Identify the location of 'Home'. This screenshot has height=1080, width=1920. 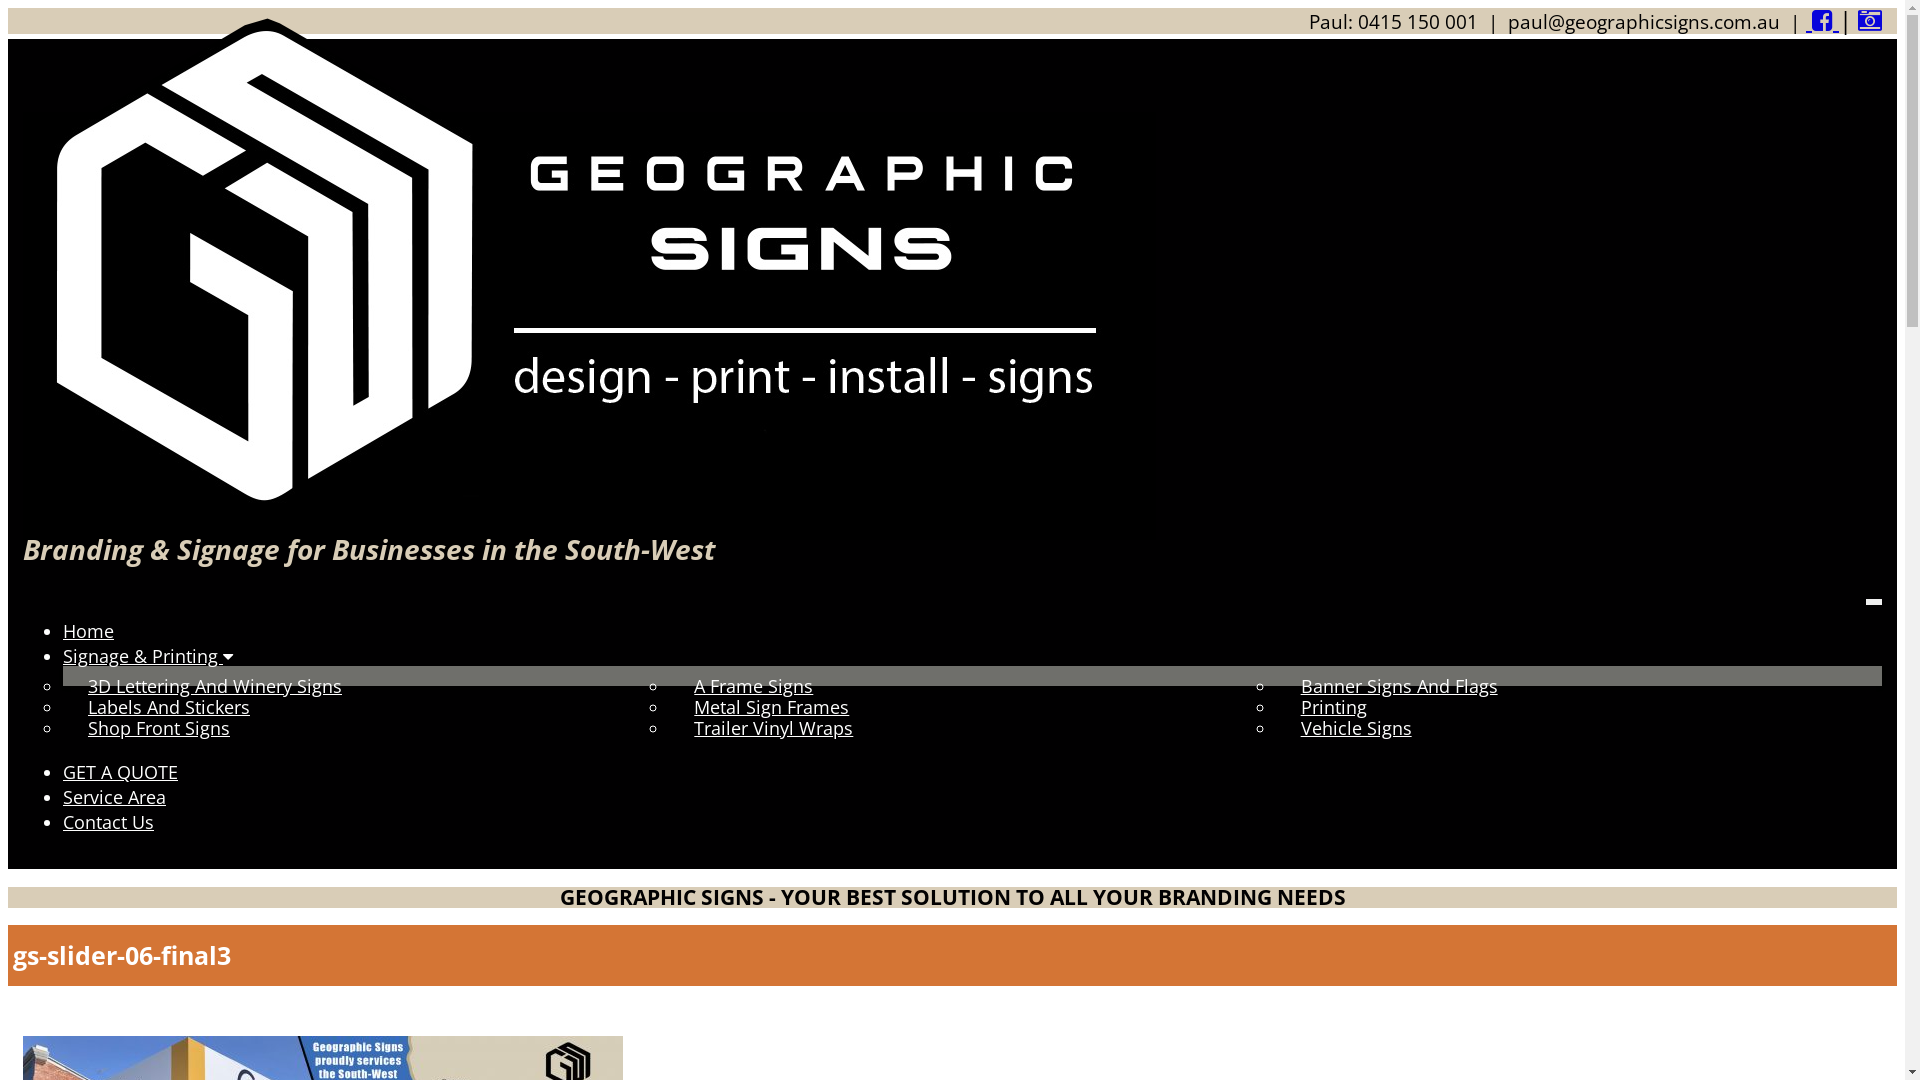
(87, 631).